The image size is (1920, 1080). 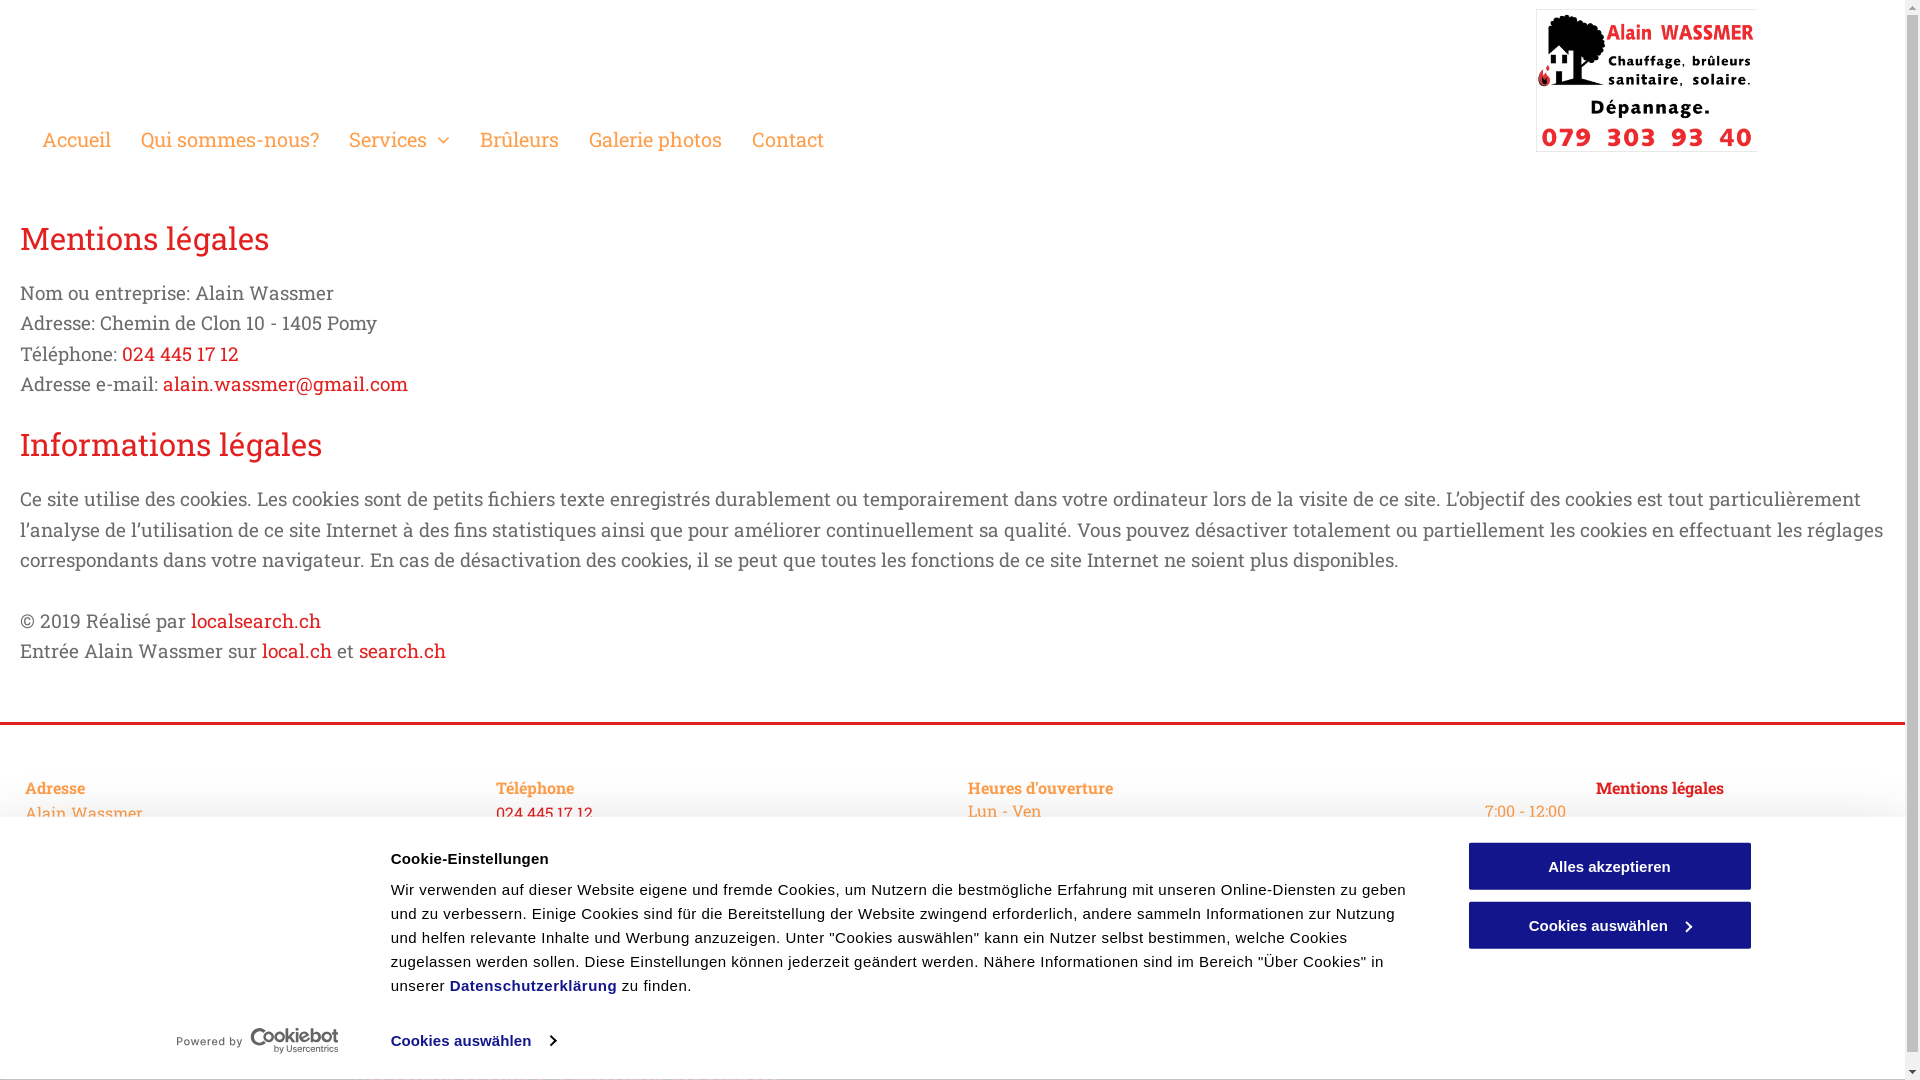 I want to click on 'Accueil', so click(x=90, y=137).